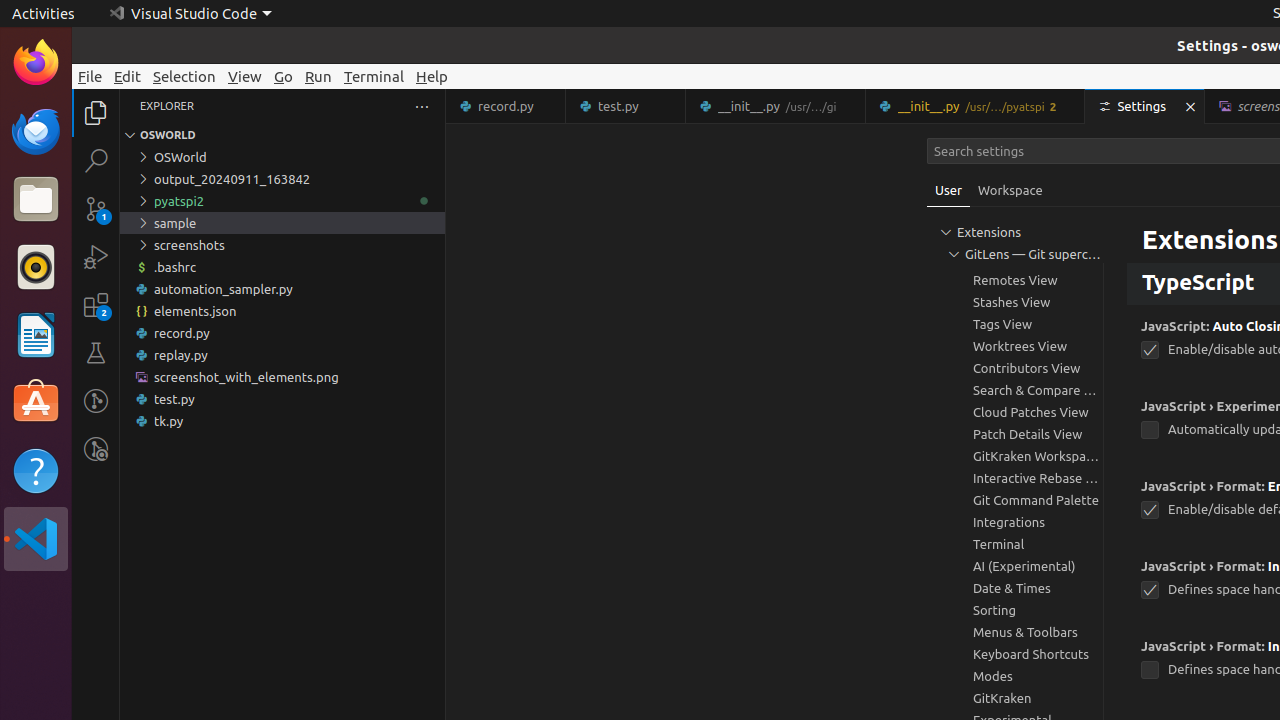 The width and height of the screenshot is (1280, 720). Describe the element at coordinates (184, 75) in the screenshot. I see `'Selection'` at that location.